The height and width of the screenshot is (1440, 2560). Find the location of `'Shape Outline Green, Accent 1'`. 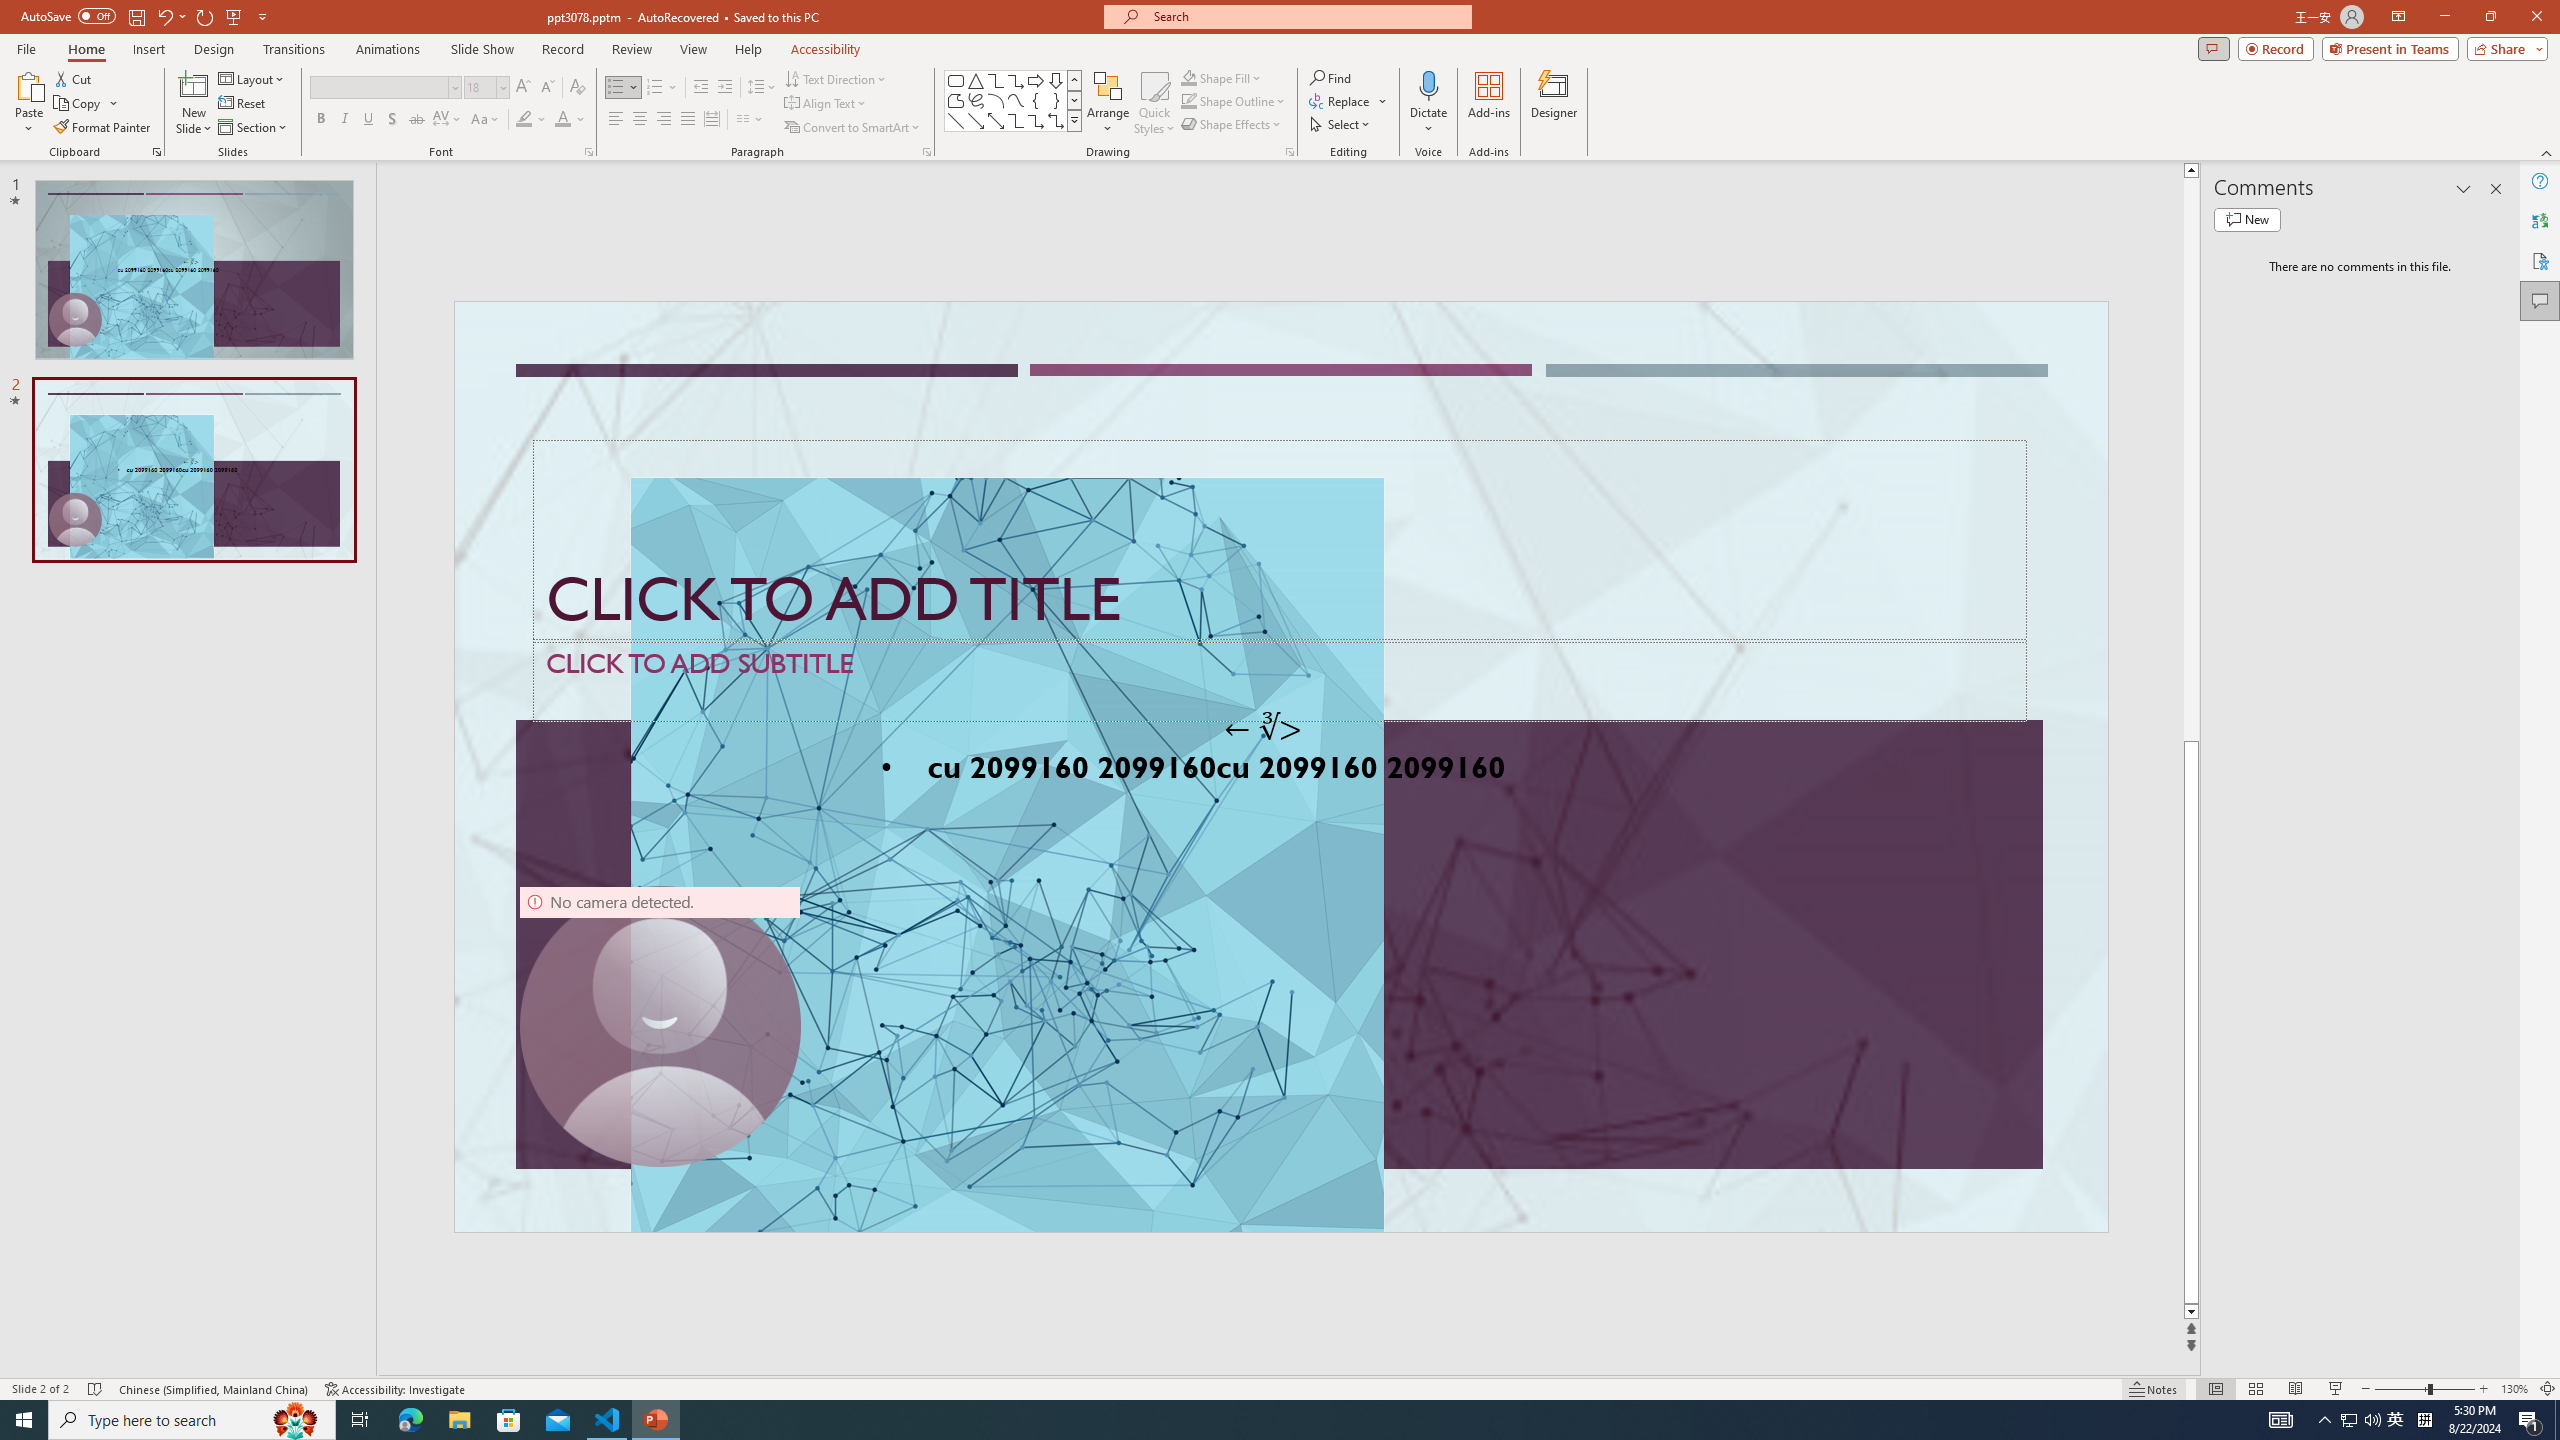

'Shape Outline Green, Accent 1' is located at coordinates (1189, 99).